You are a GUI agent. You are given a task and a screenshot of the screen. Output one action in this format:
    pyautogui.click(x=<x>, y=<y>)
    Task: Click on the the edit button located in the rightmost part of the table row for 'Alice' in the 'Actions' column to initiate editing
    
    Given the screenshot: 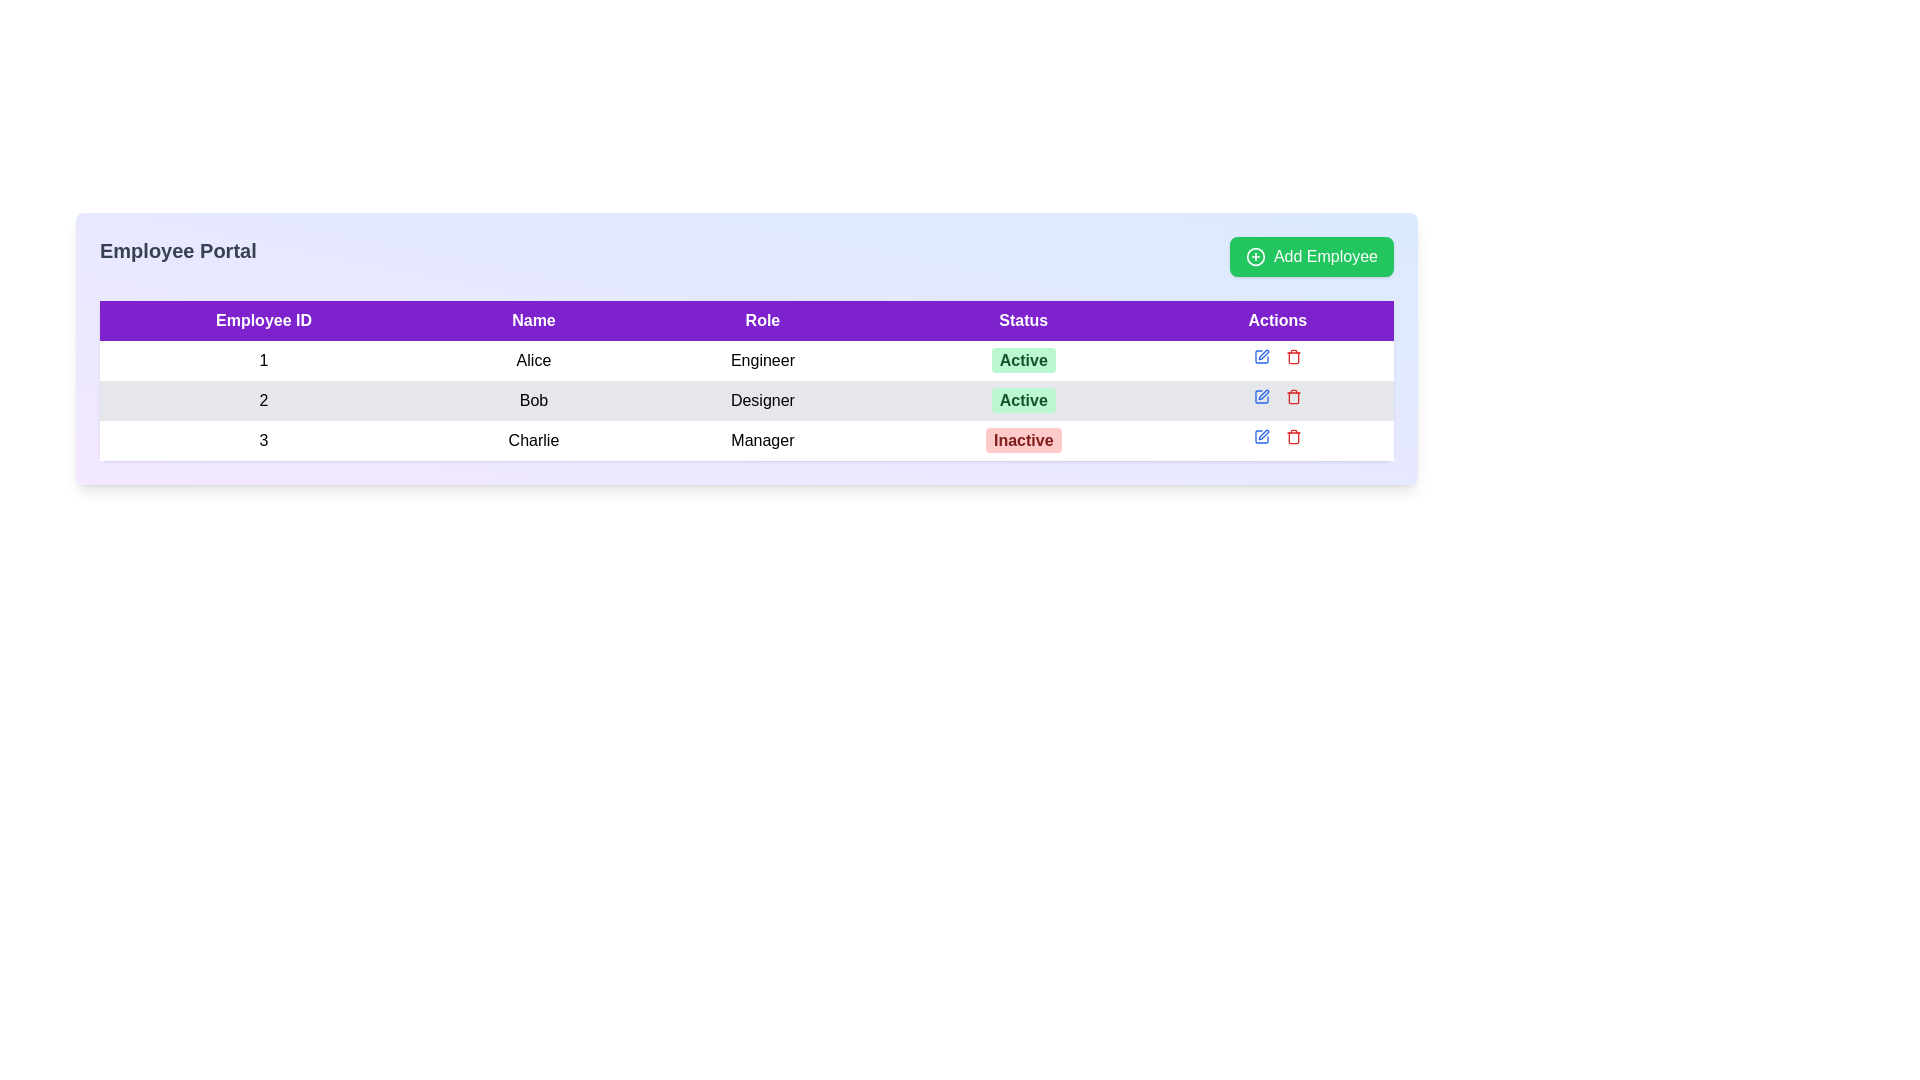 What is the action you would take?
    pyautogui.click(x=1260, y=356)
    